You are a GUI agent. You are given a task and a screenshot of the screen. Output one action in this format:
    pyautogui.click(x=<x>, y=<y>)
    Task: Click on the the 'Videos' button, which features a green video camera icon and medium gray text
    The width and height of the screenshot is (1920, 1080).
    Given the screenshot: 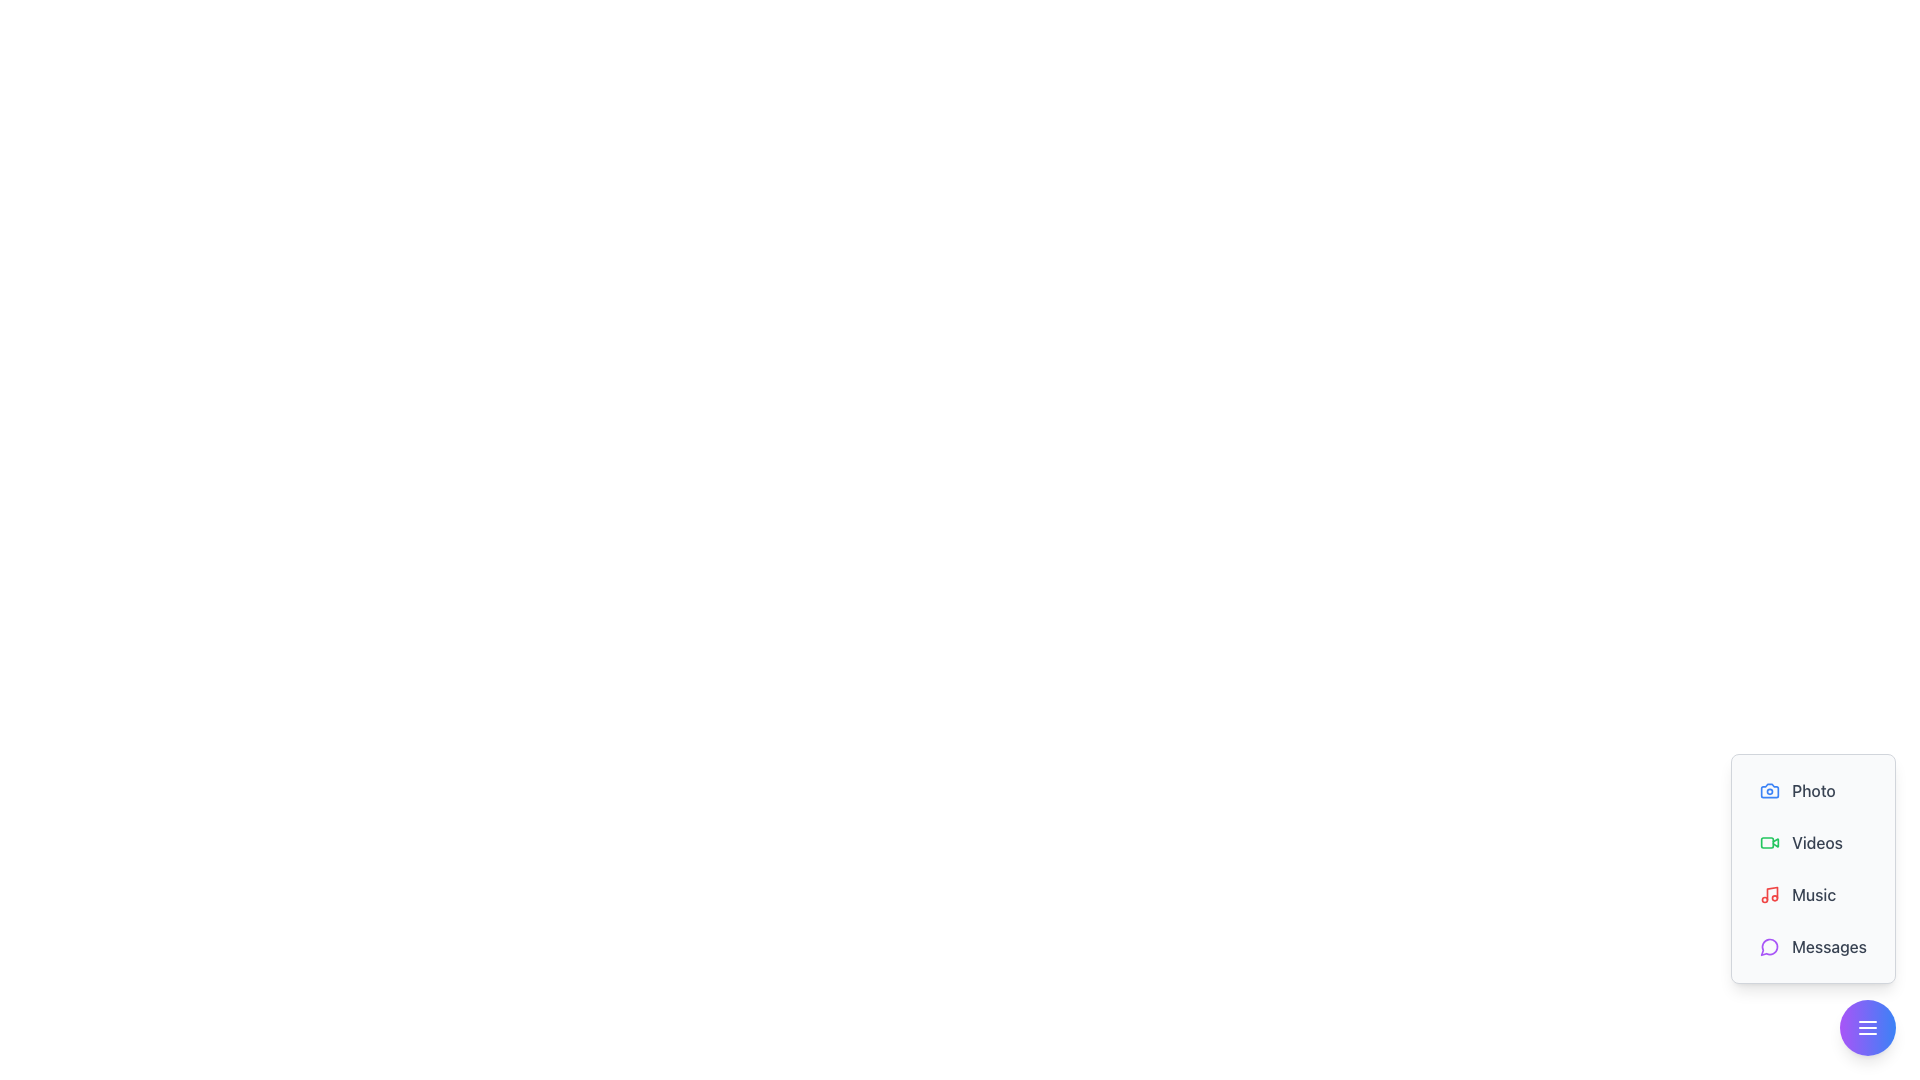 What is the action you would take?
    pyautogui.click(x=1813, y=843)
    